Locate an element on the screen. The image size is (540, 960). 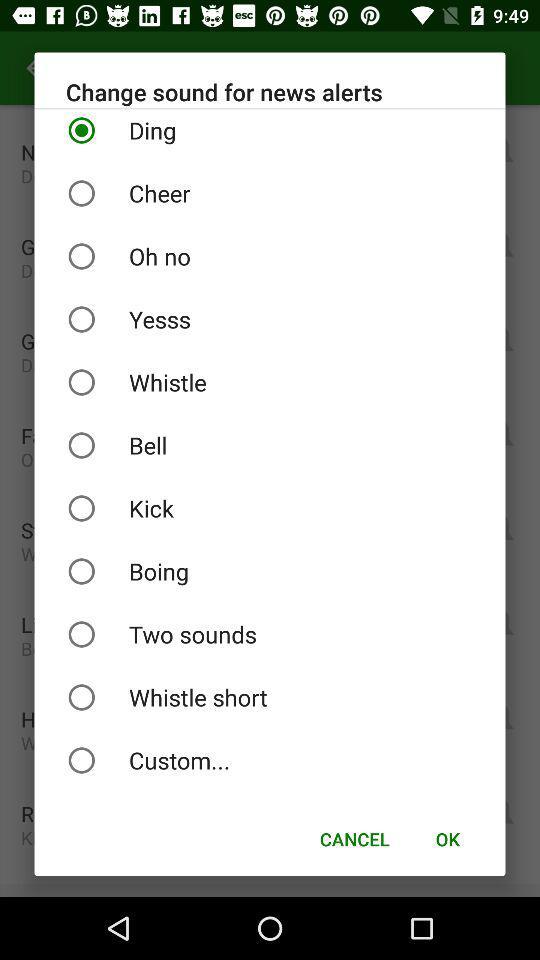
the icon to the left of ok item is located at coordinates (353, 839).